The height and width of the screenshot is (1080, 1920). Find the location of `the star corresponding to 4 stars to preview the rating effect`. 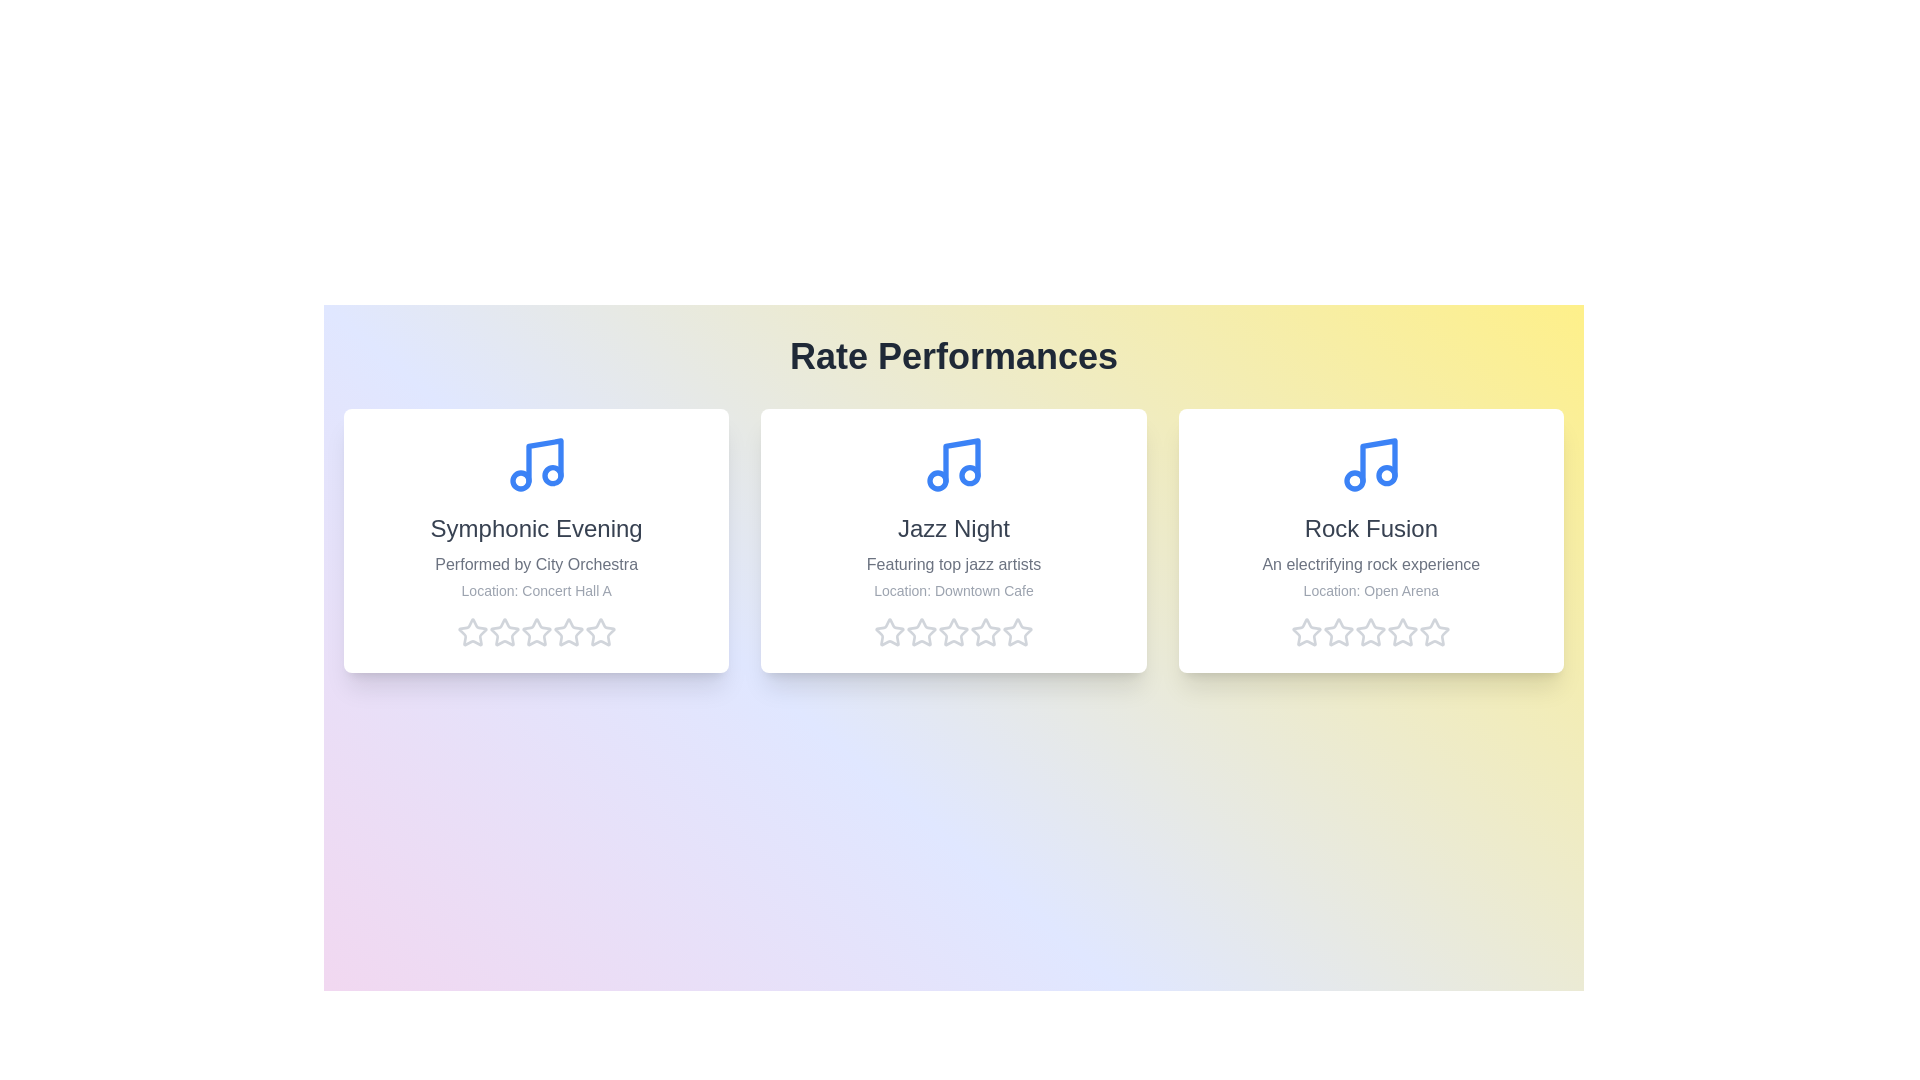

the star corresponding to 4 stars to preview the rating effect is located at coordinates (567, 632).